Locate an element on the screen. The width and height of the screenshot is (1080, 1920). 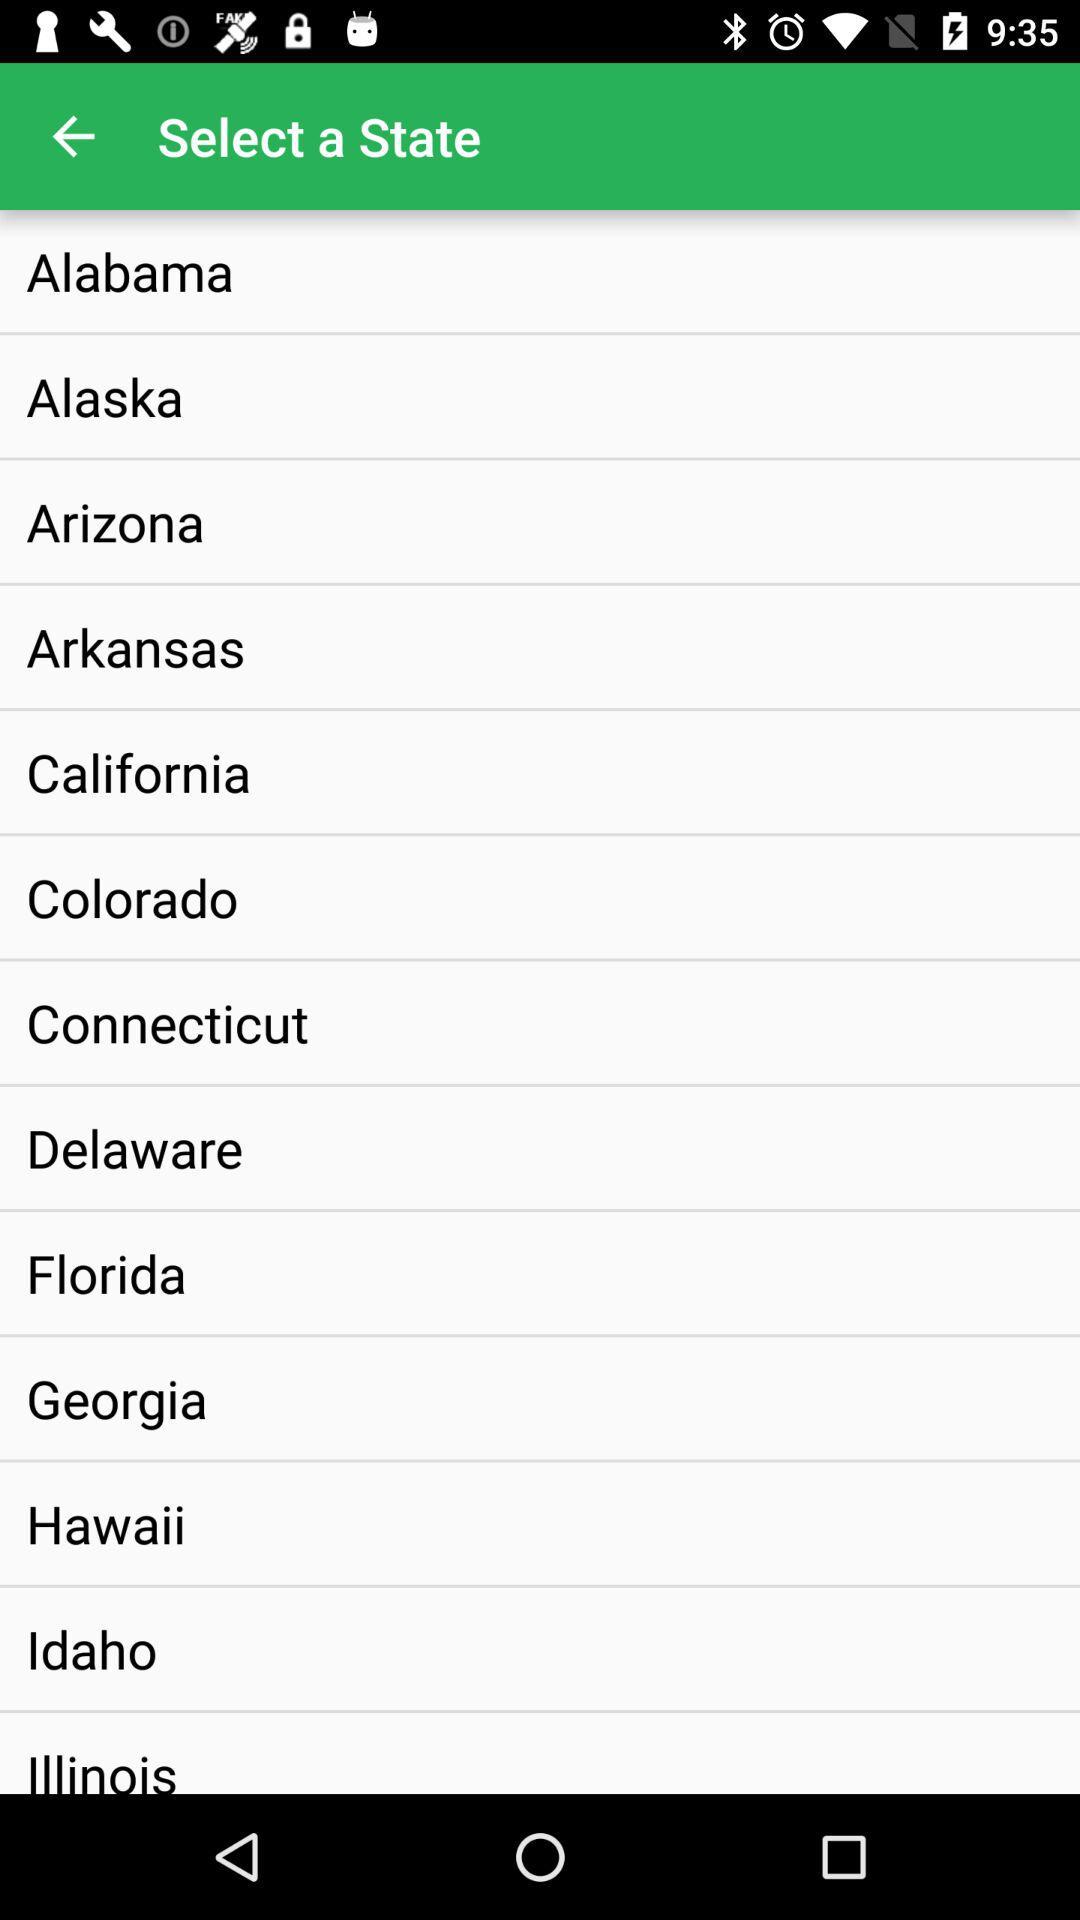
arizona icon is located at coordinates (115, 521).